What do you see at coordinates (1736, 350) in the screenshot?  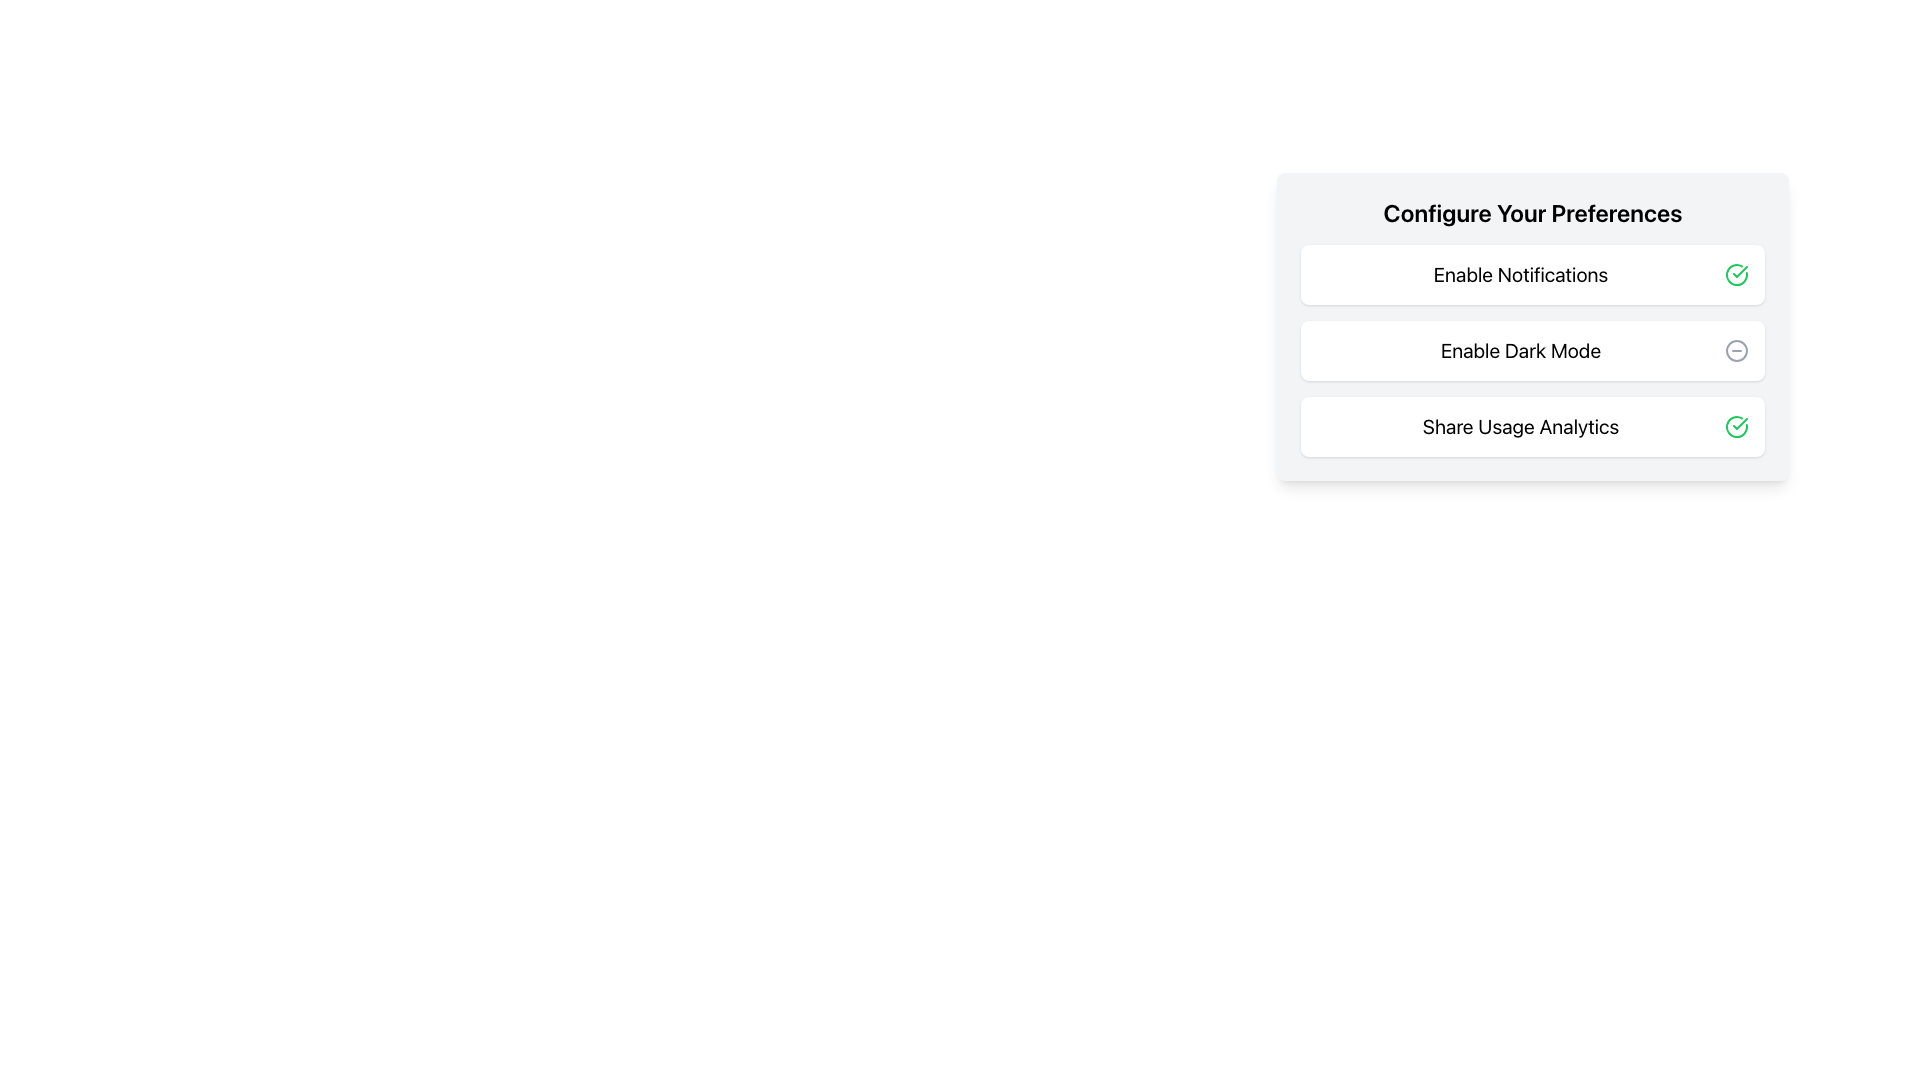 I see `the outer circle of the SVG graphic associated with the 'Enable Dark Mode' option located on the second row of options` at bounding box center [1736, 350].